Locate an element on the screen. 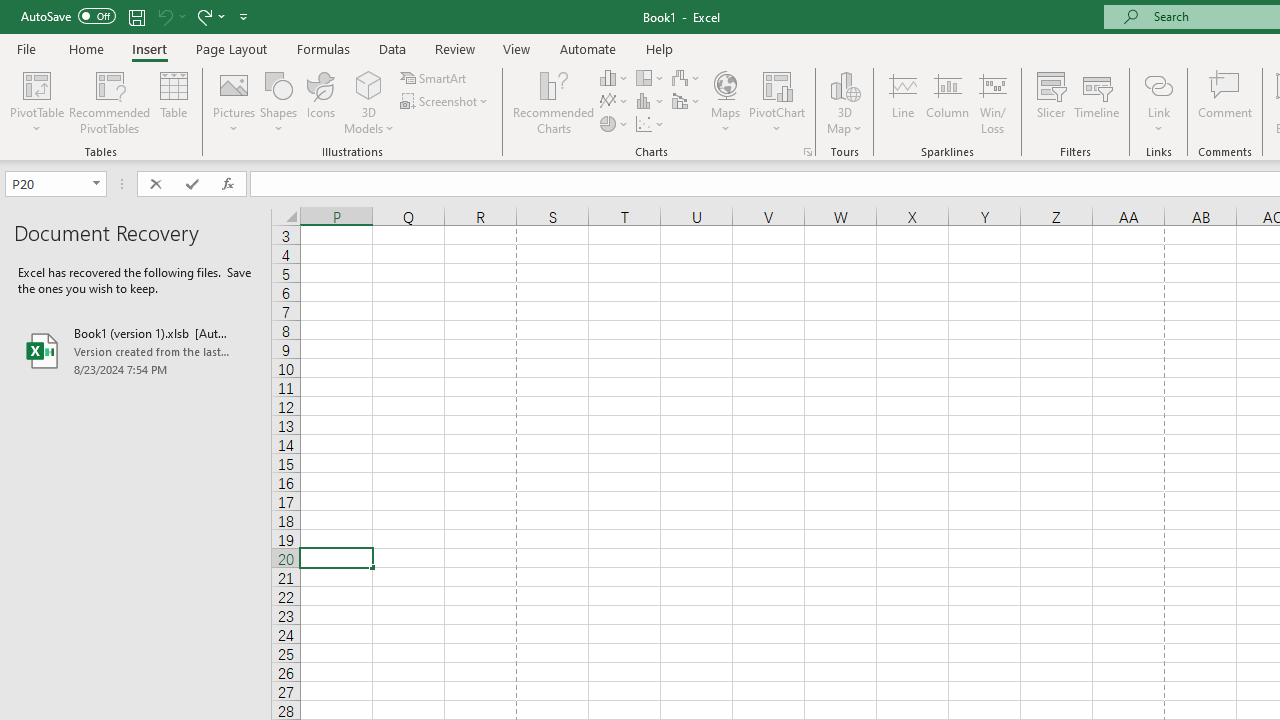 The image size is (1280, 720). 'Insert Waterfall, Funnel, Stock, Surface, or Radar Chart' is located at coordinates (687, 77).